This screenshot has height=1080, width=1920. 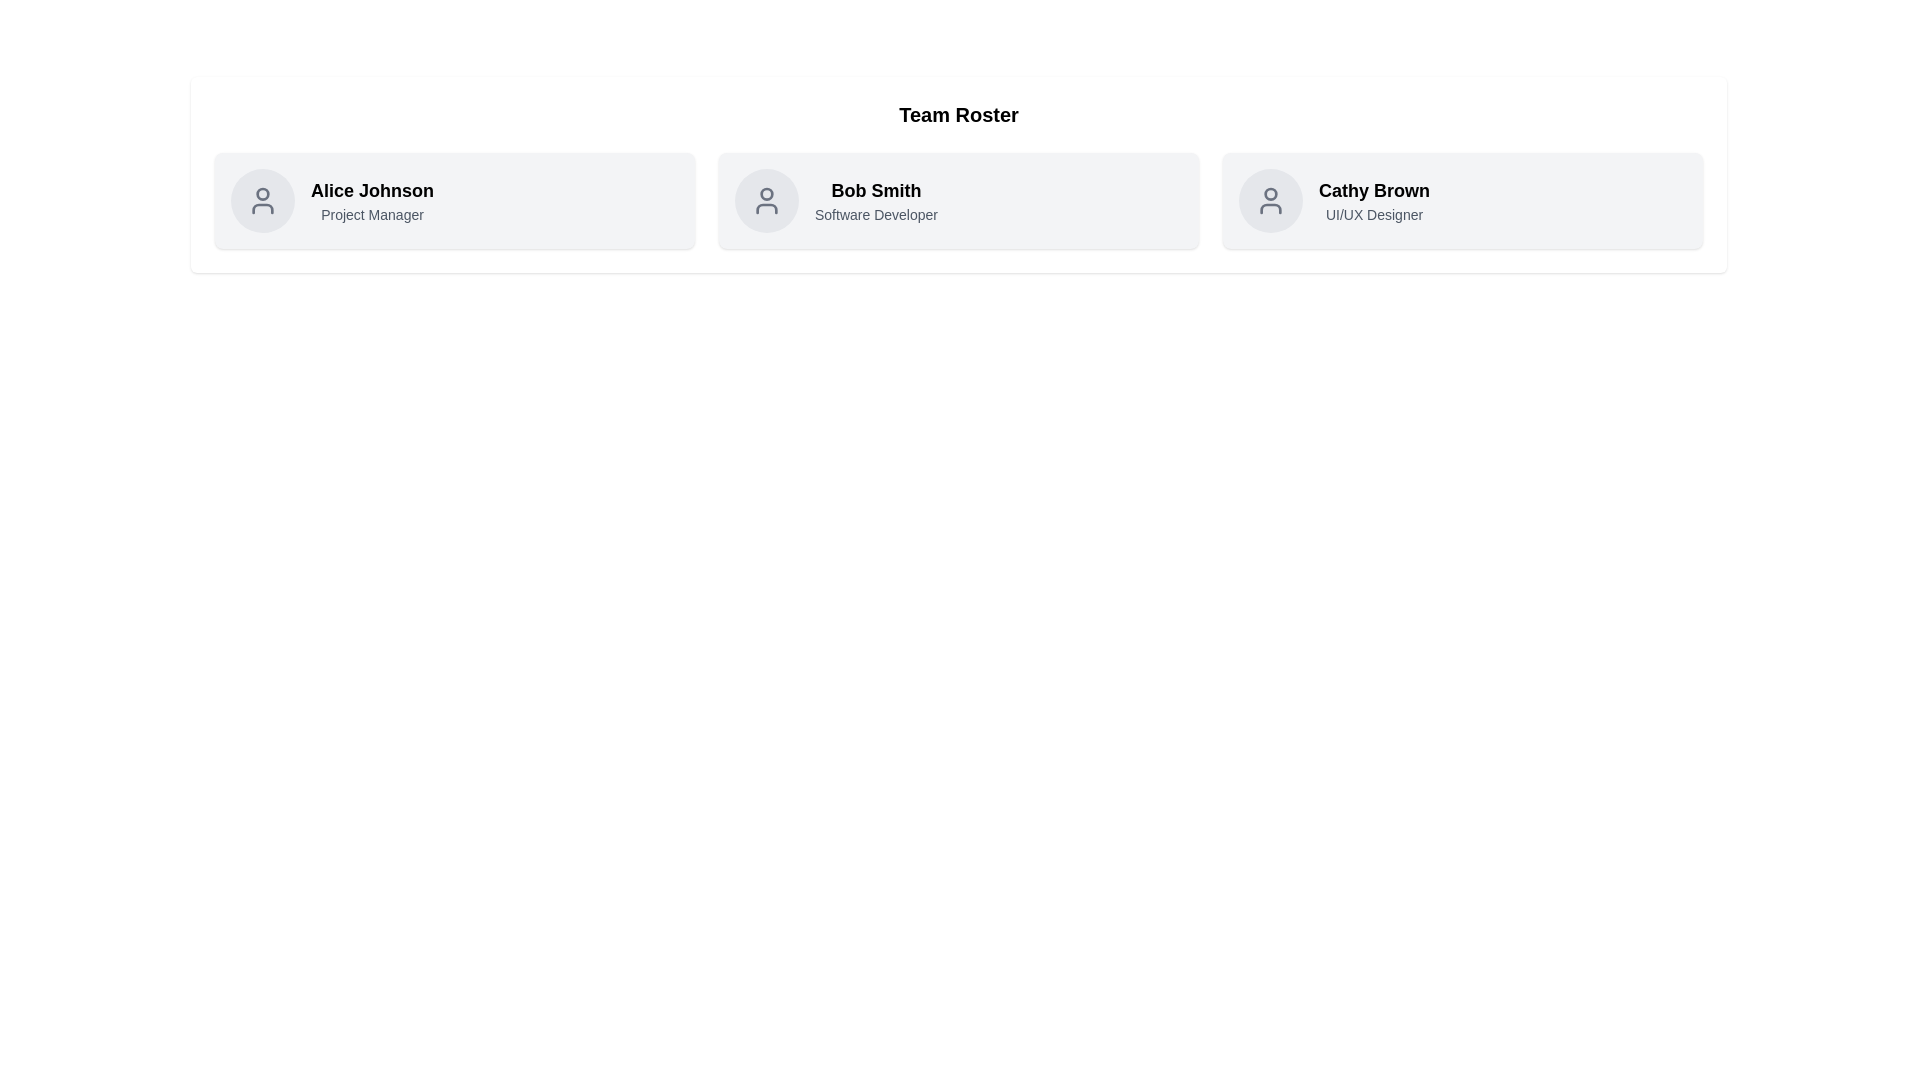 What do you see at coordinates (1270, 200) in the screenshot?
I see `the user icon with a gray outline and light gray circular background located in the profile card for 'Cathy Brown', which is positioned third among other cards` at bounding box center [1270, 200].